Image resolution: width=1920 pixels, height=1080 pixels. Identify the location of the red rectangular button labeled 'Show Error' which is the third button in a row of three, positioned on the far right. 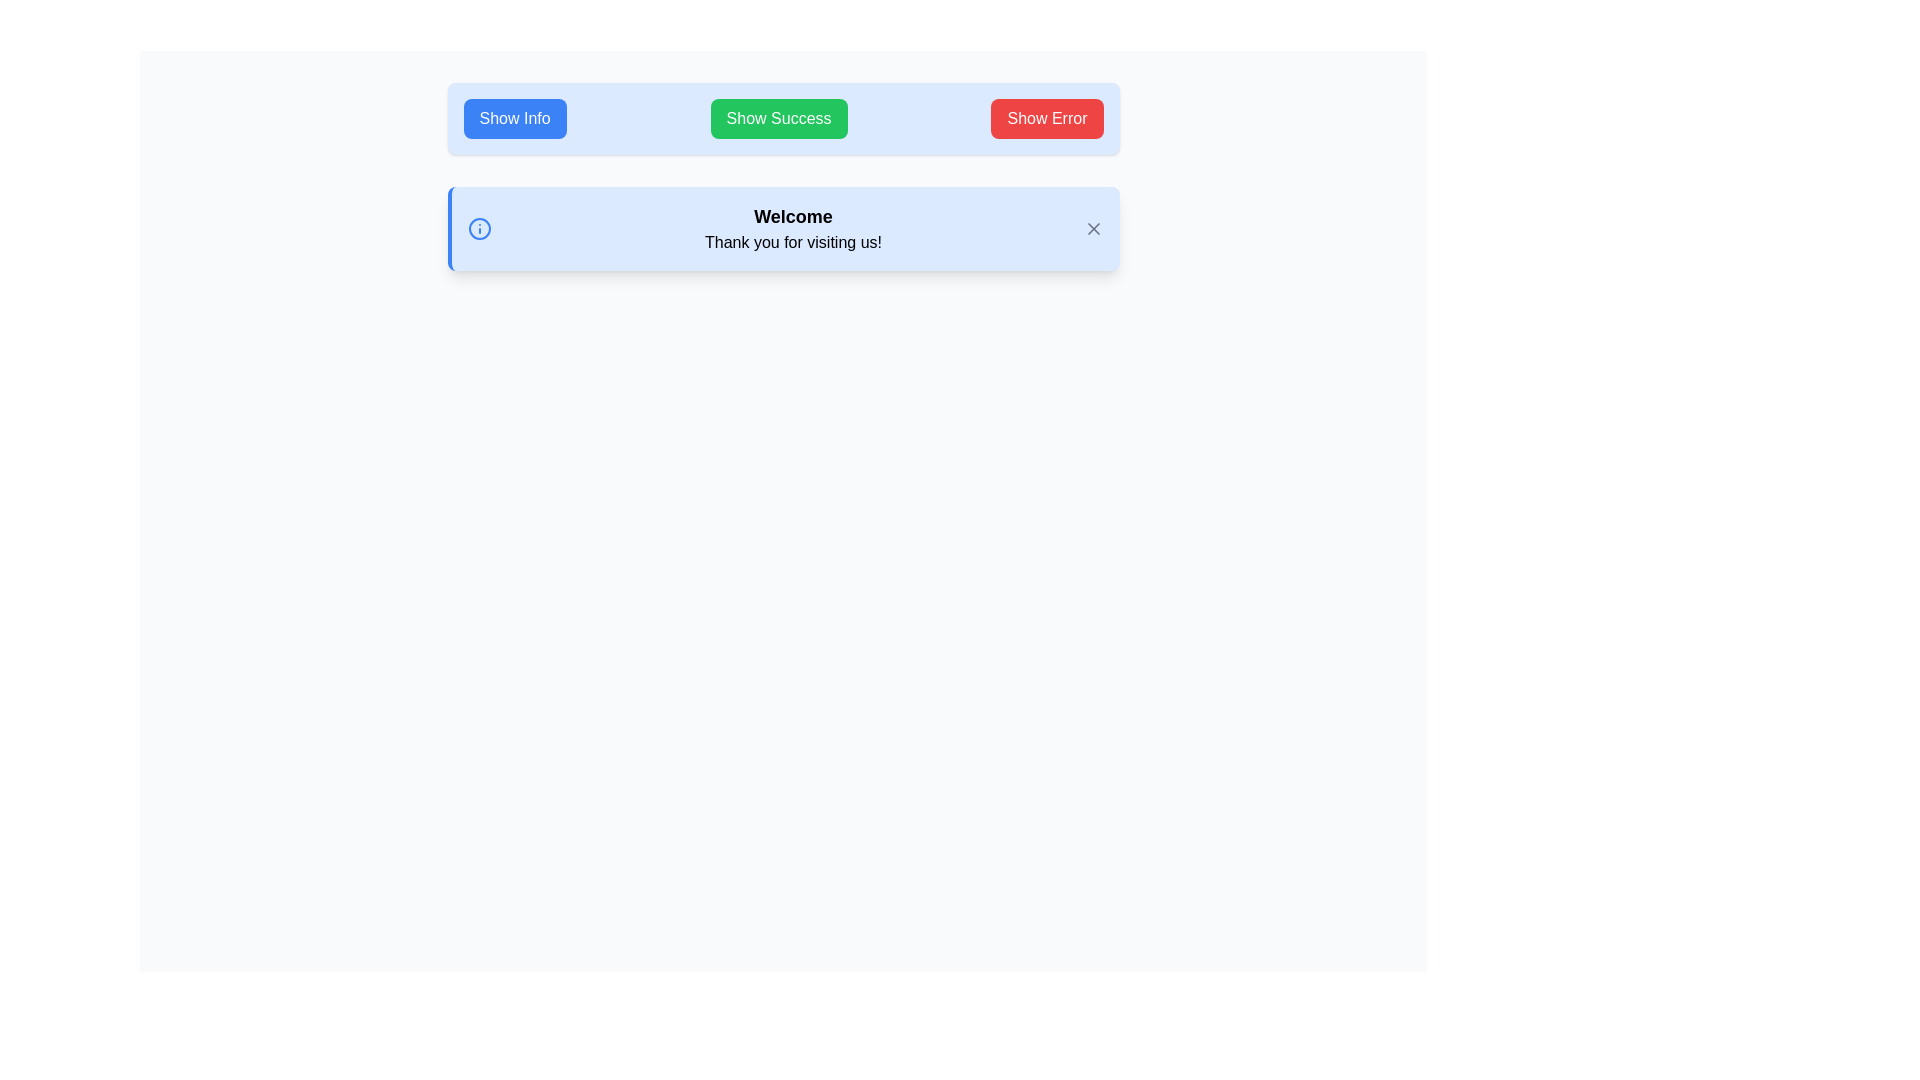
(1046, 119).